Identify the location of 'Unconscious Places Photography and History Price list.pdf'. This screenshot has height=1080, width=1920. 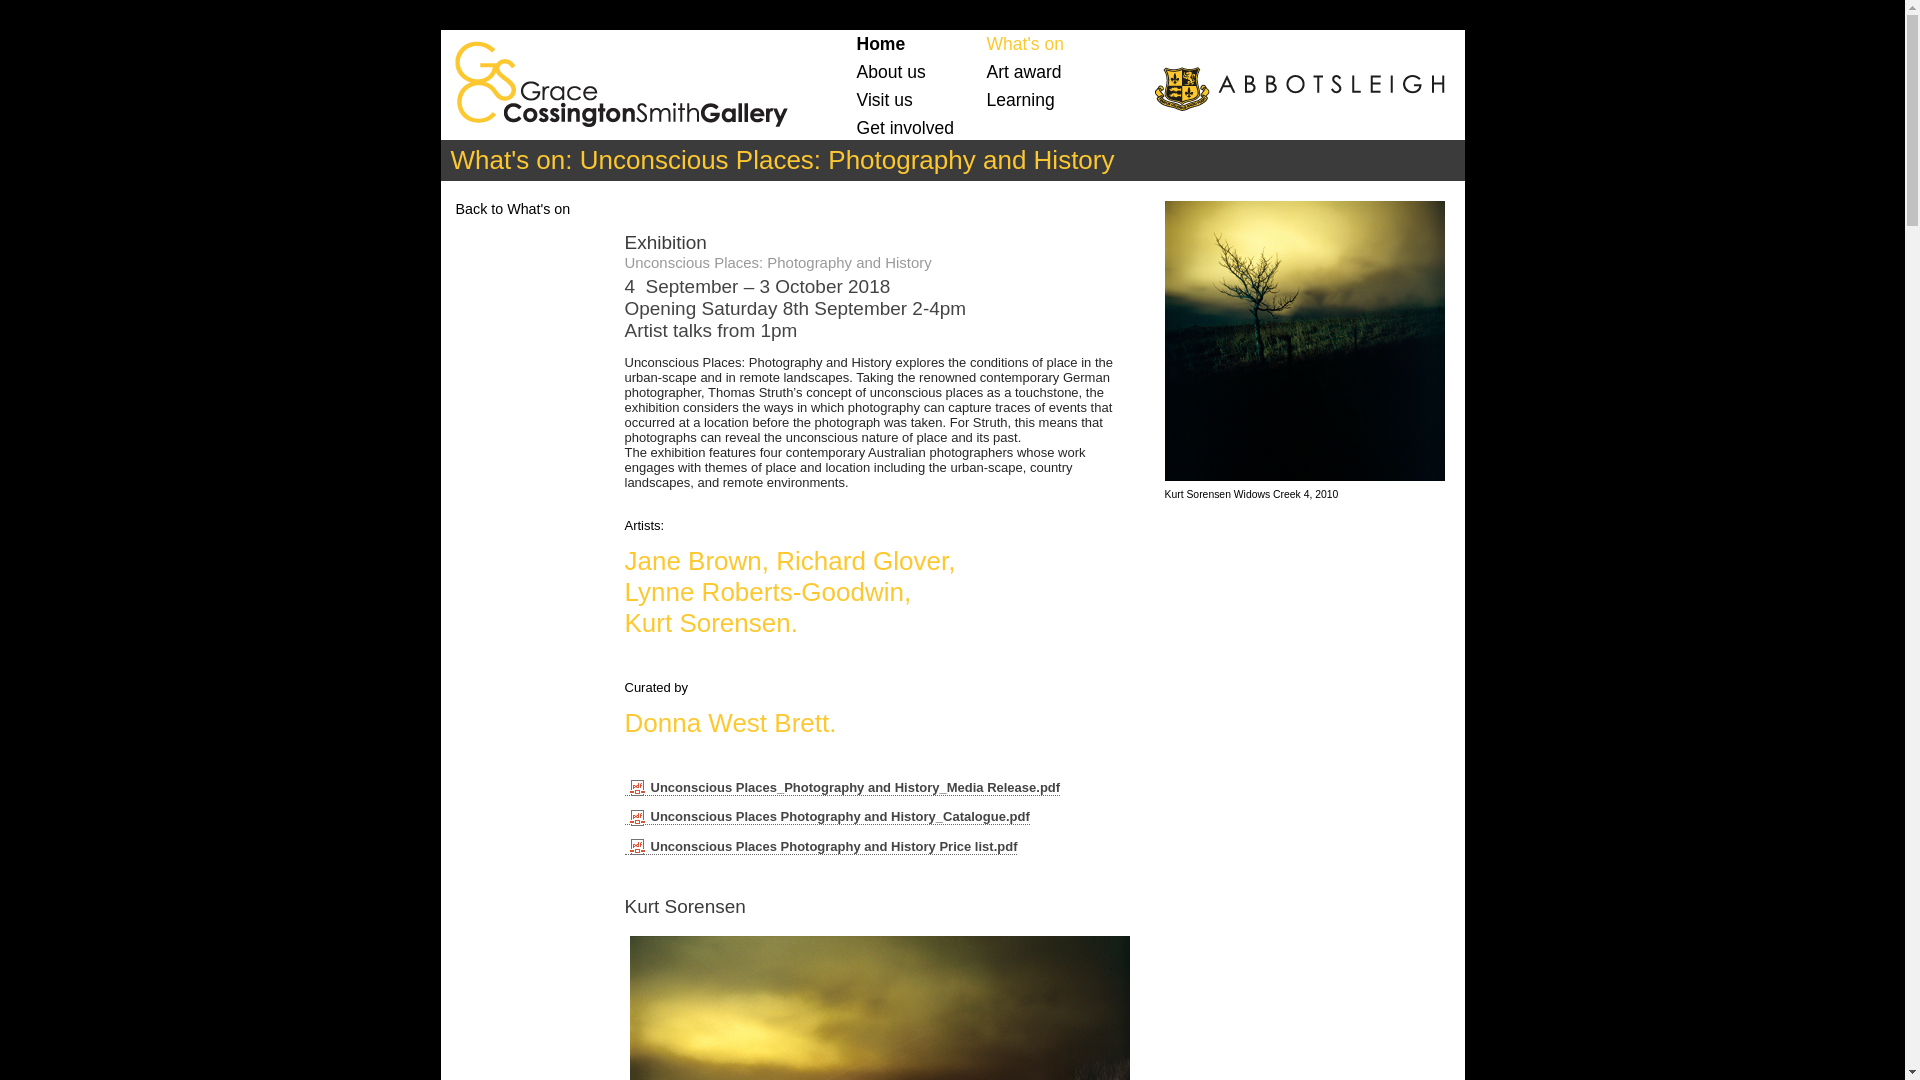
(820, 847).